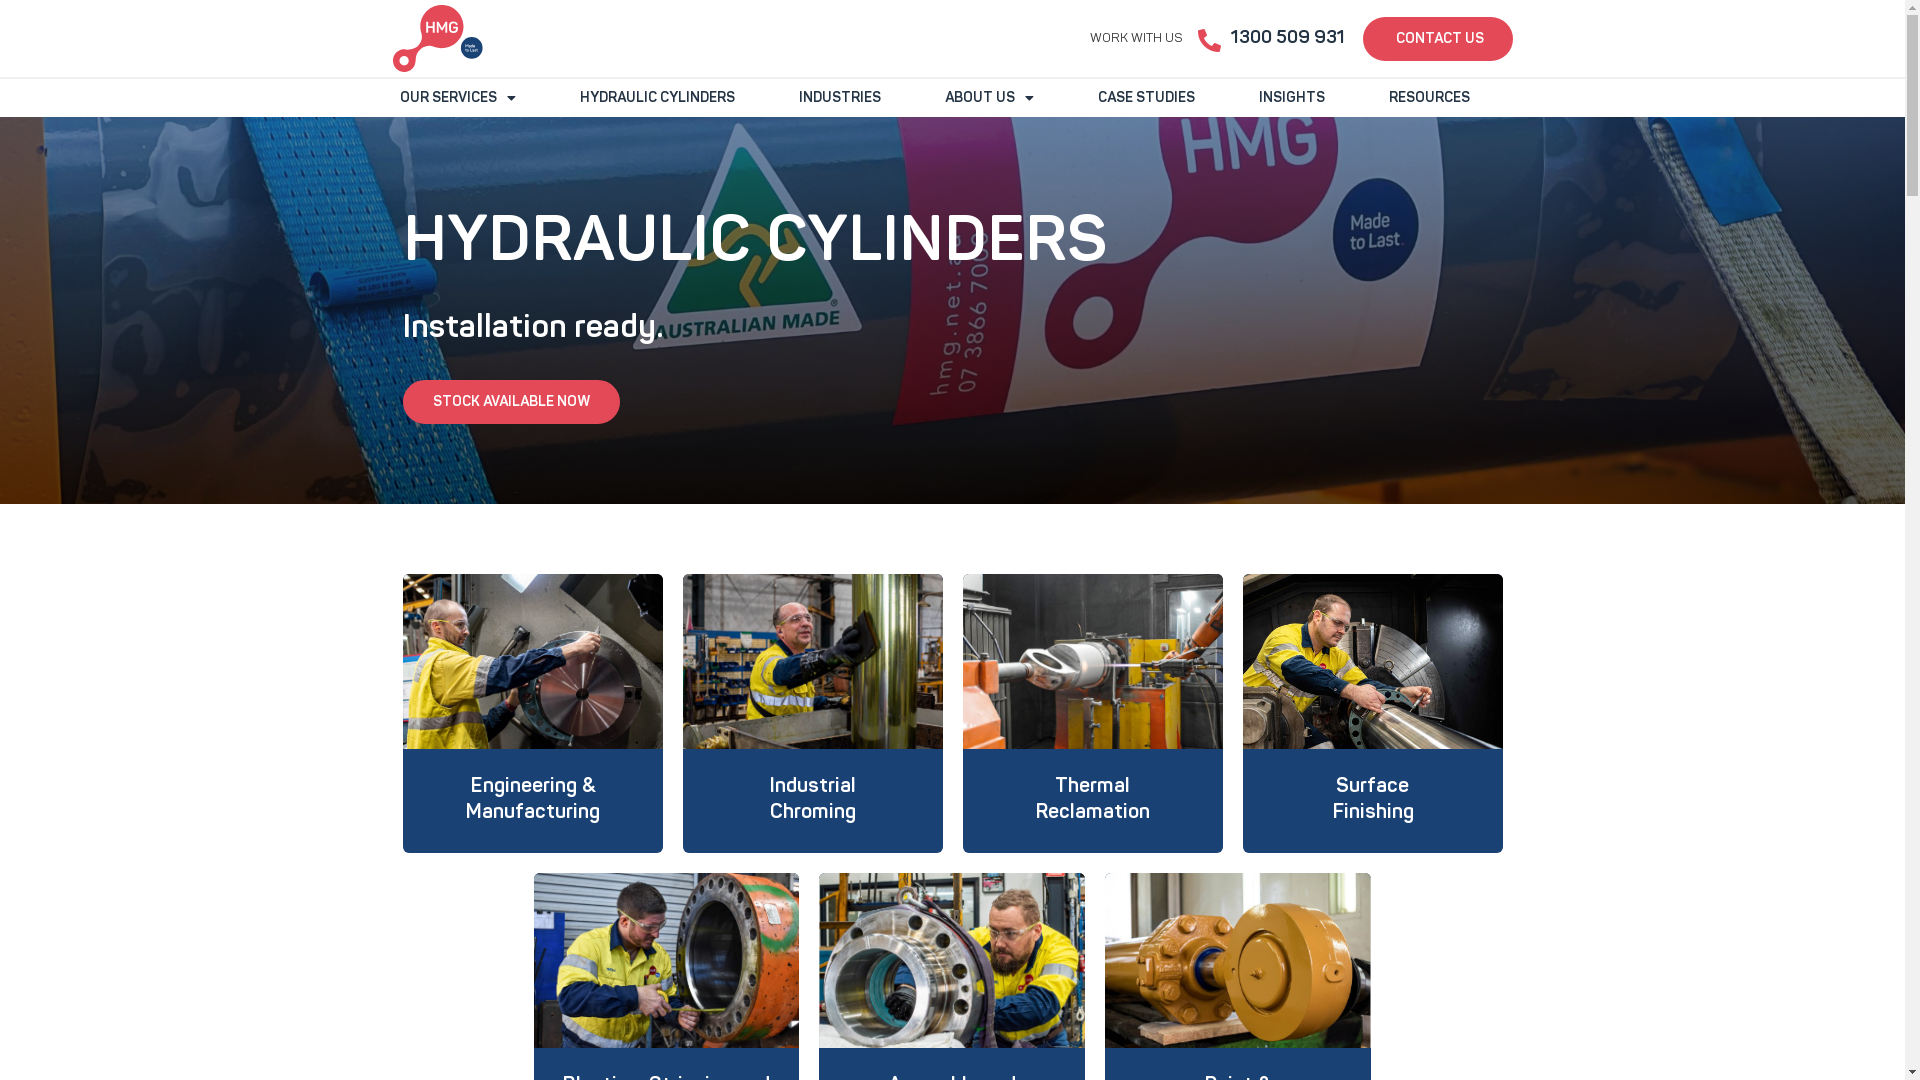 The height and width of the screenshot is (1080, 1920). I want to click on 'ABOUT US', so click(989, 97).